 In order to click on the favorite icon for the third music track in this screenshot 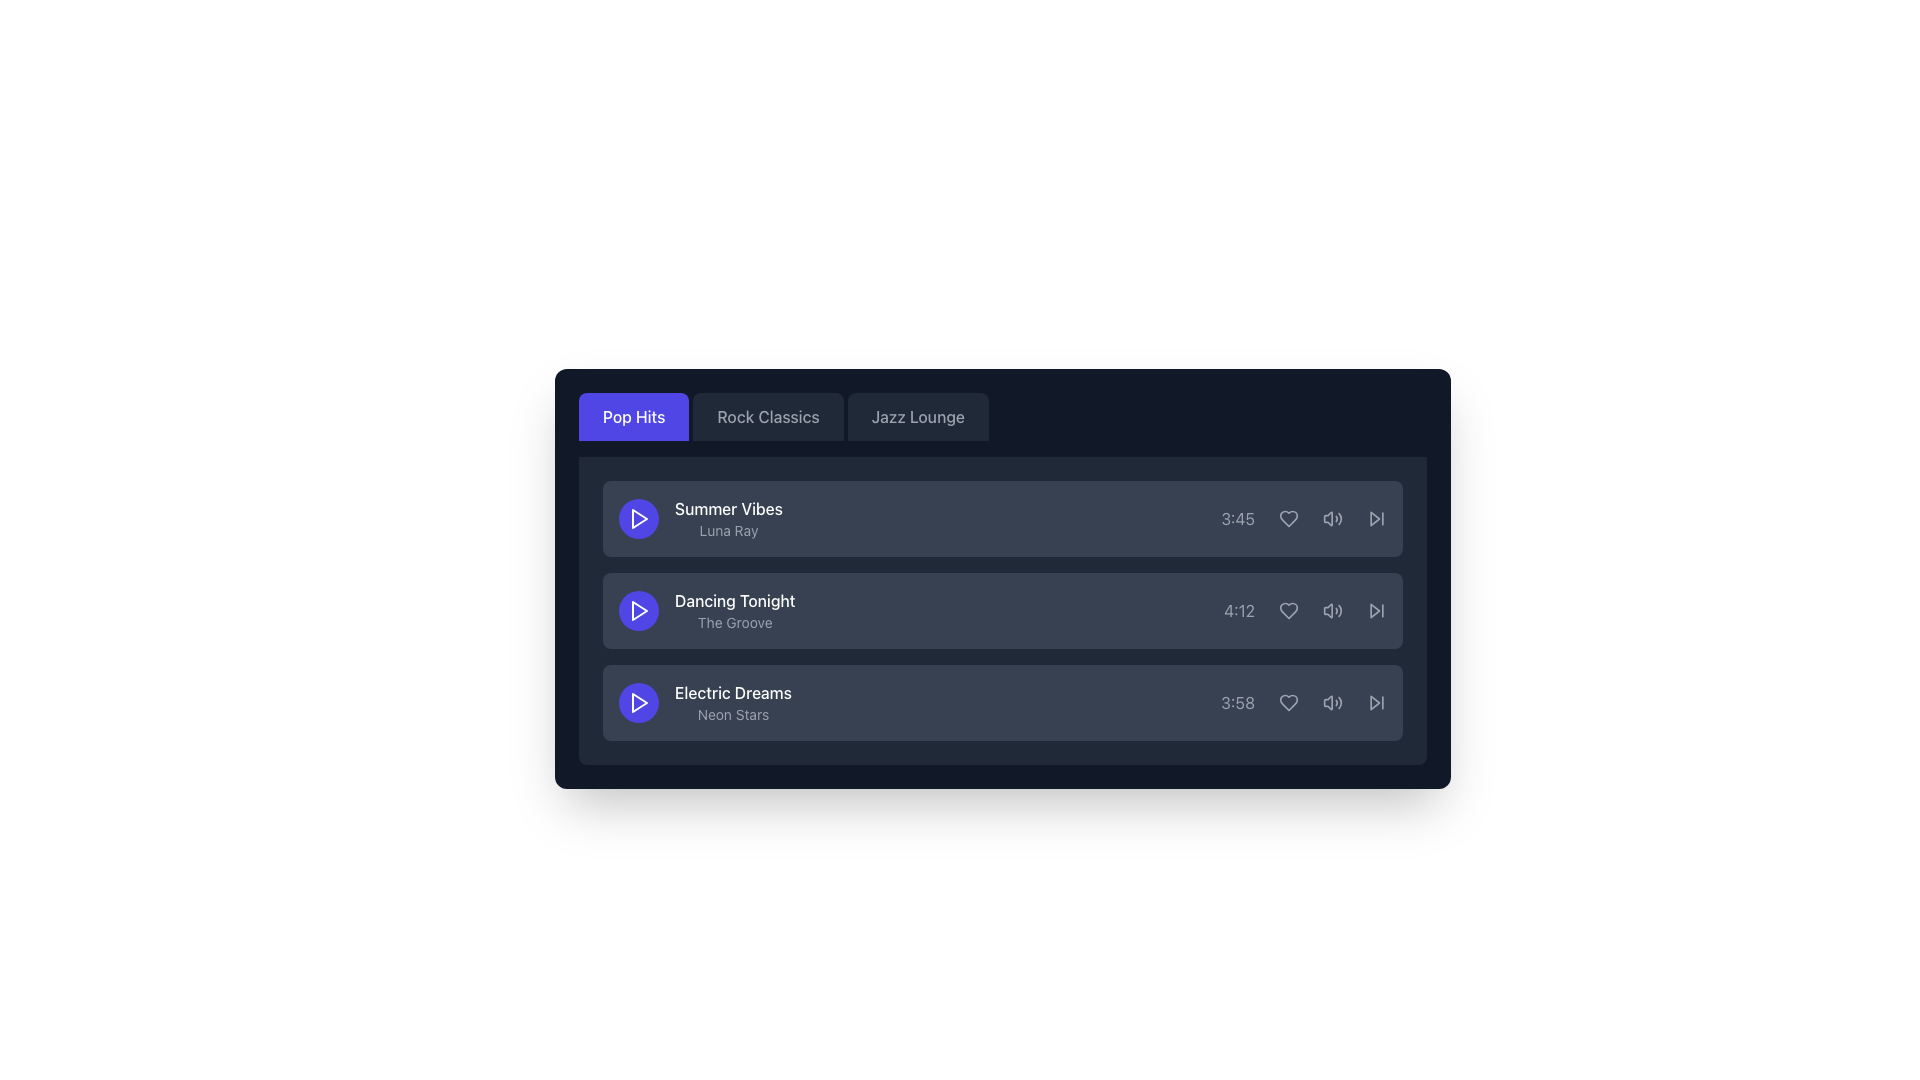, I will do `click(1289, 701)`.